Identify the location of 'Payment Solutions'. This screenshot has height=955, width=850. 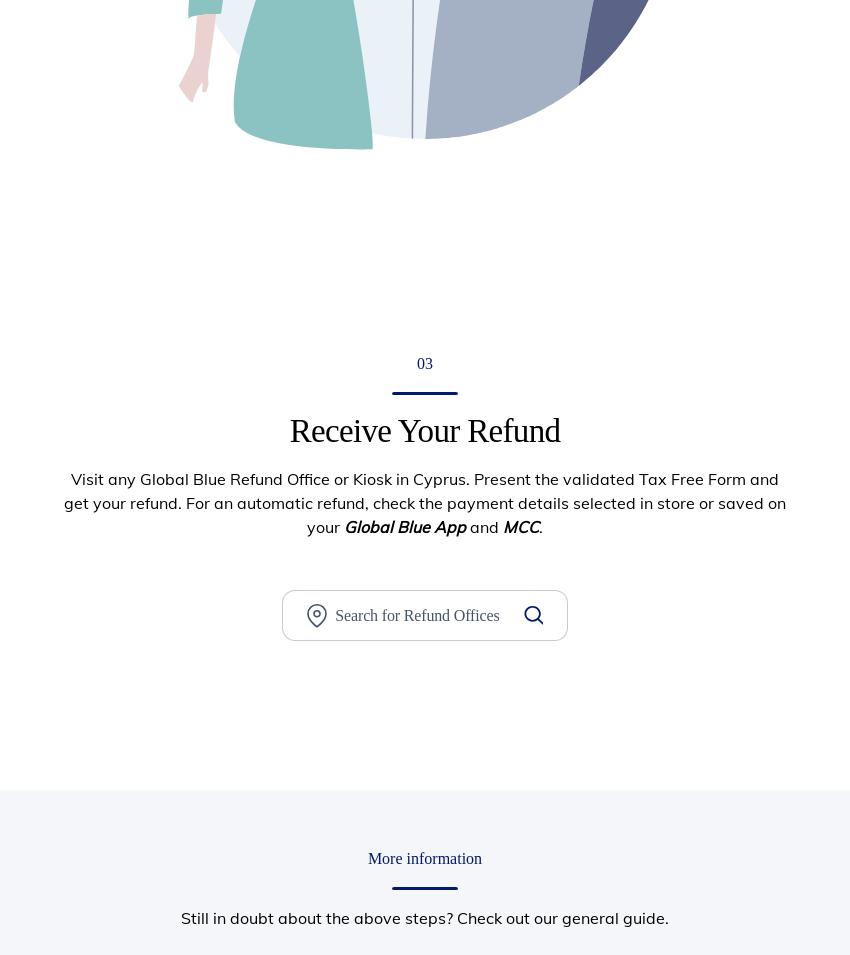
(545, 459).